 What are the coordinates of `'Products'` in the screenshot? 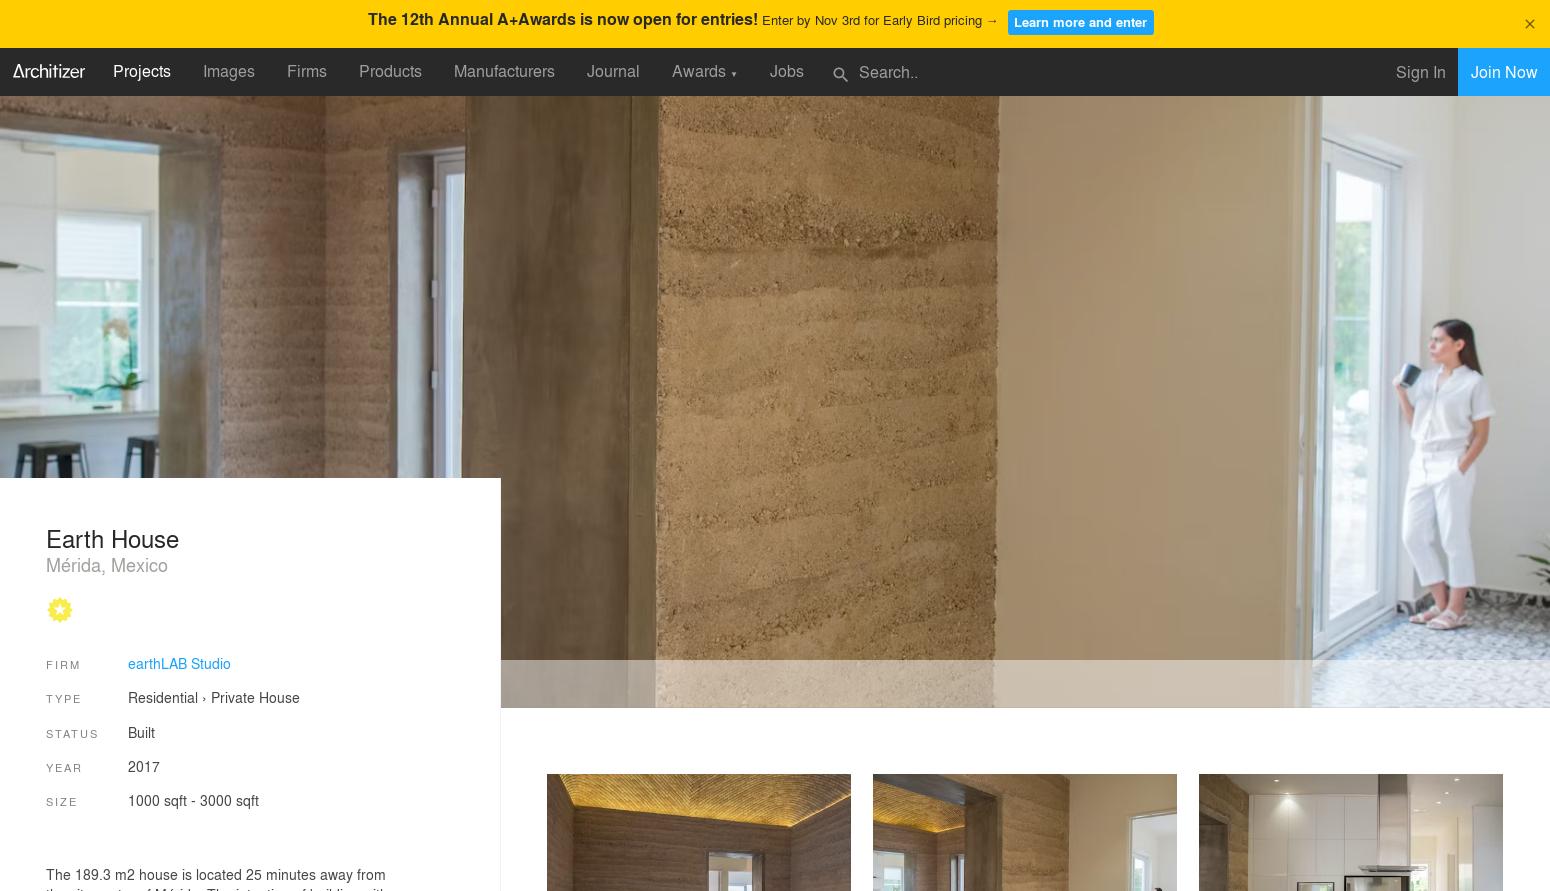 It's located at (390, 70).